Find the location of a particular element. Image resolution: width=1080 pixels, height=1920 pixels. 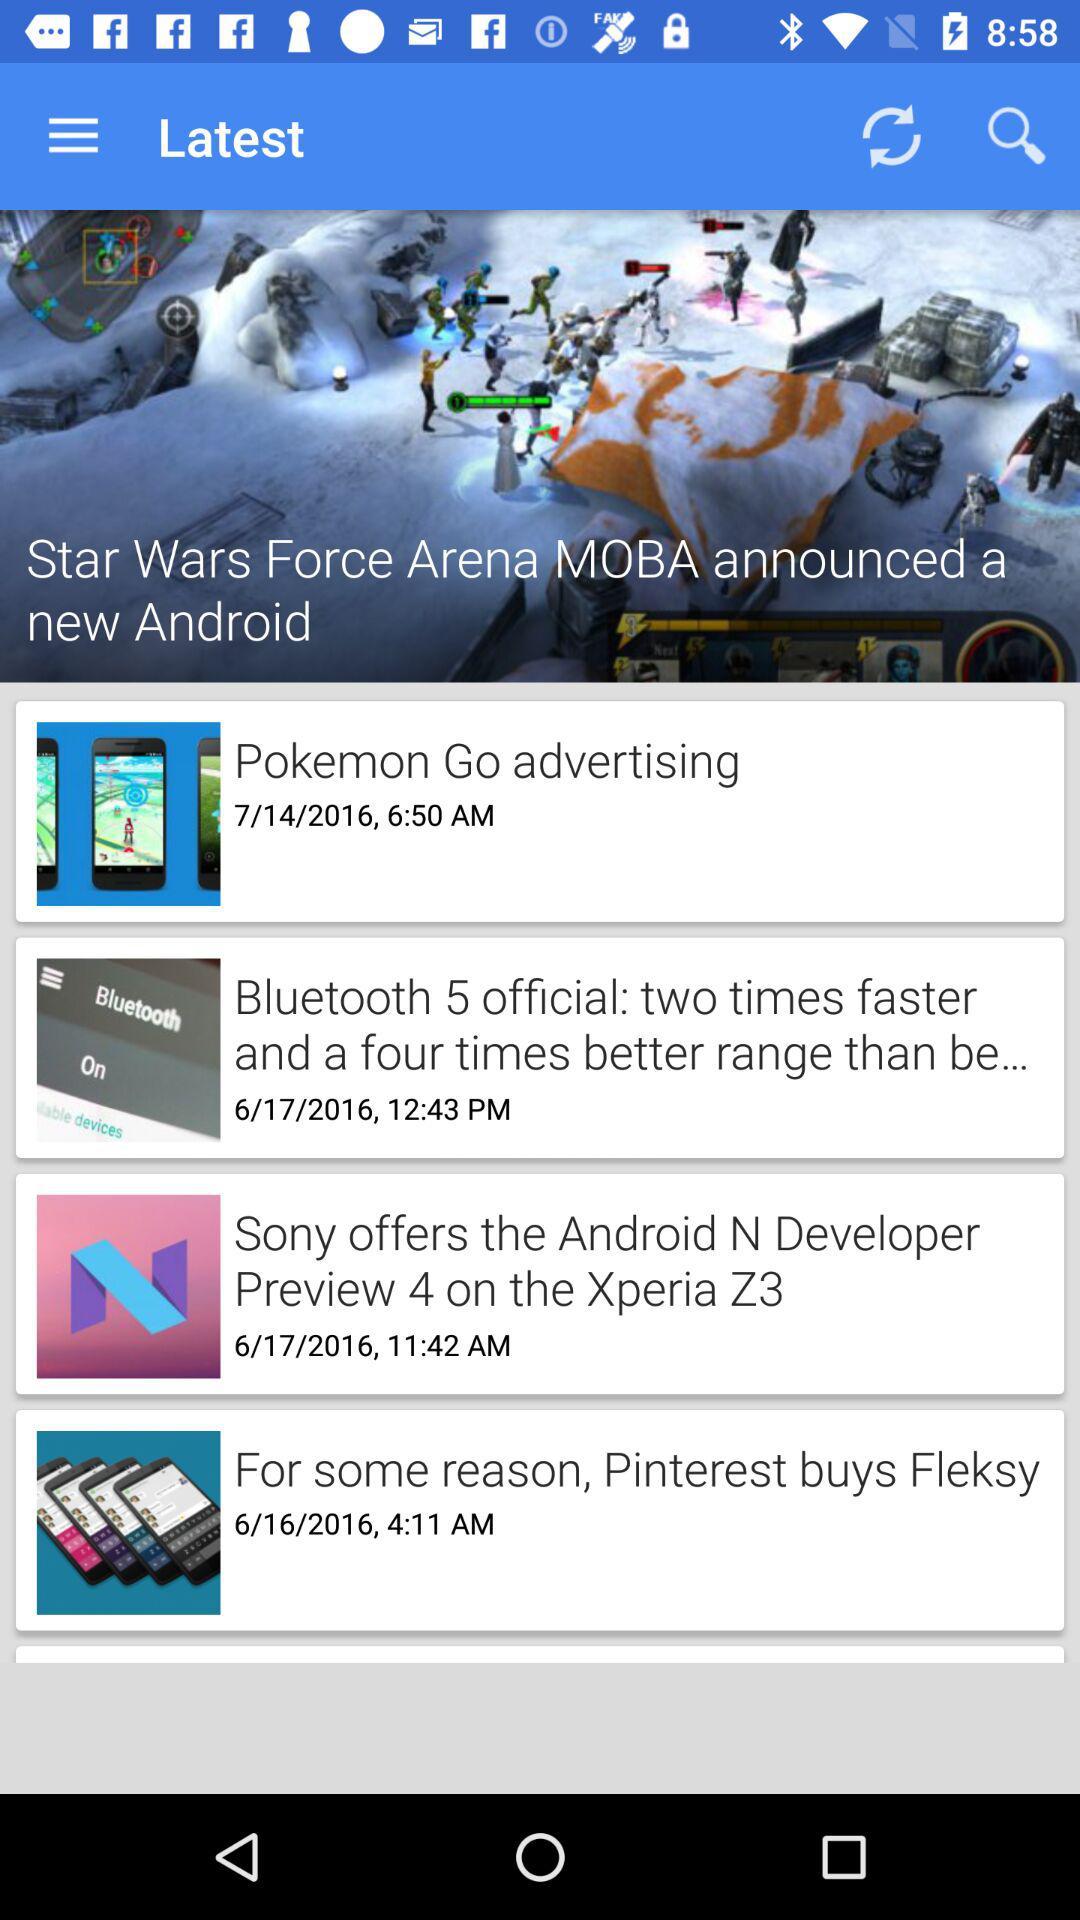

the 7 14 2016 is located at coordinates (356, 812).